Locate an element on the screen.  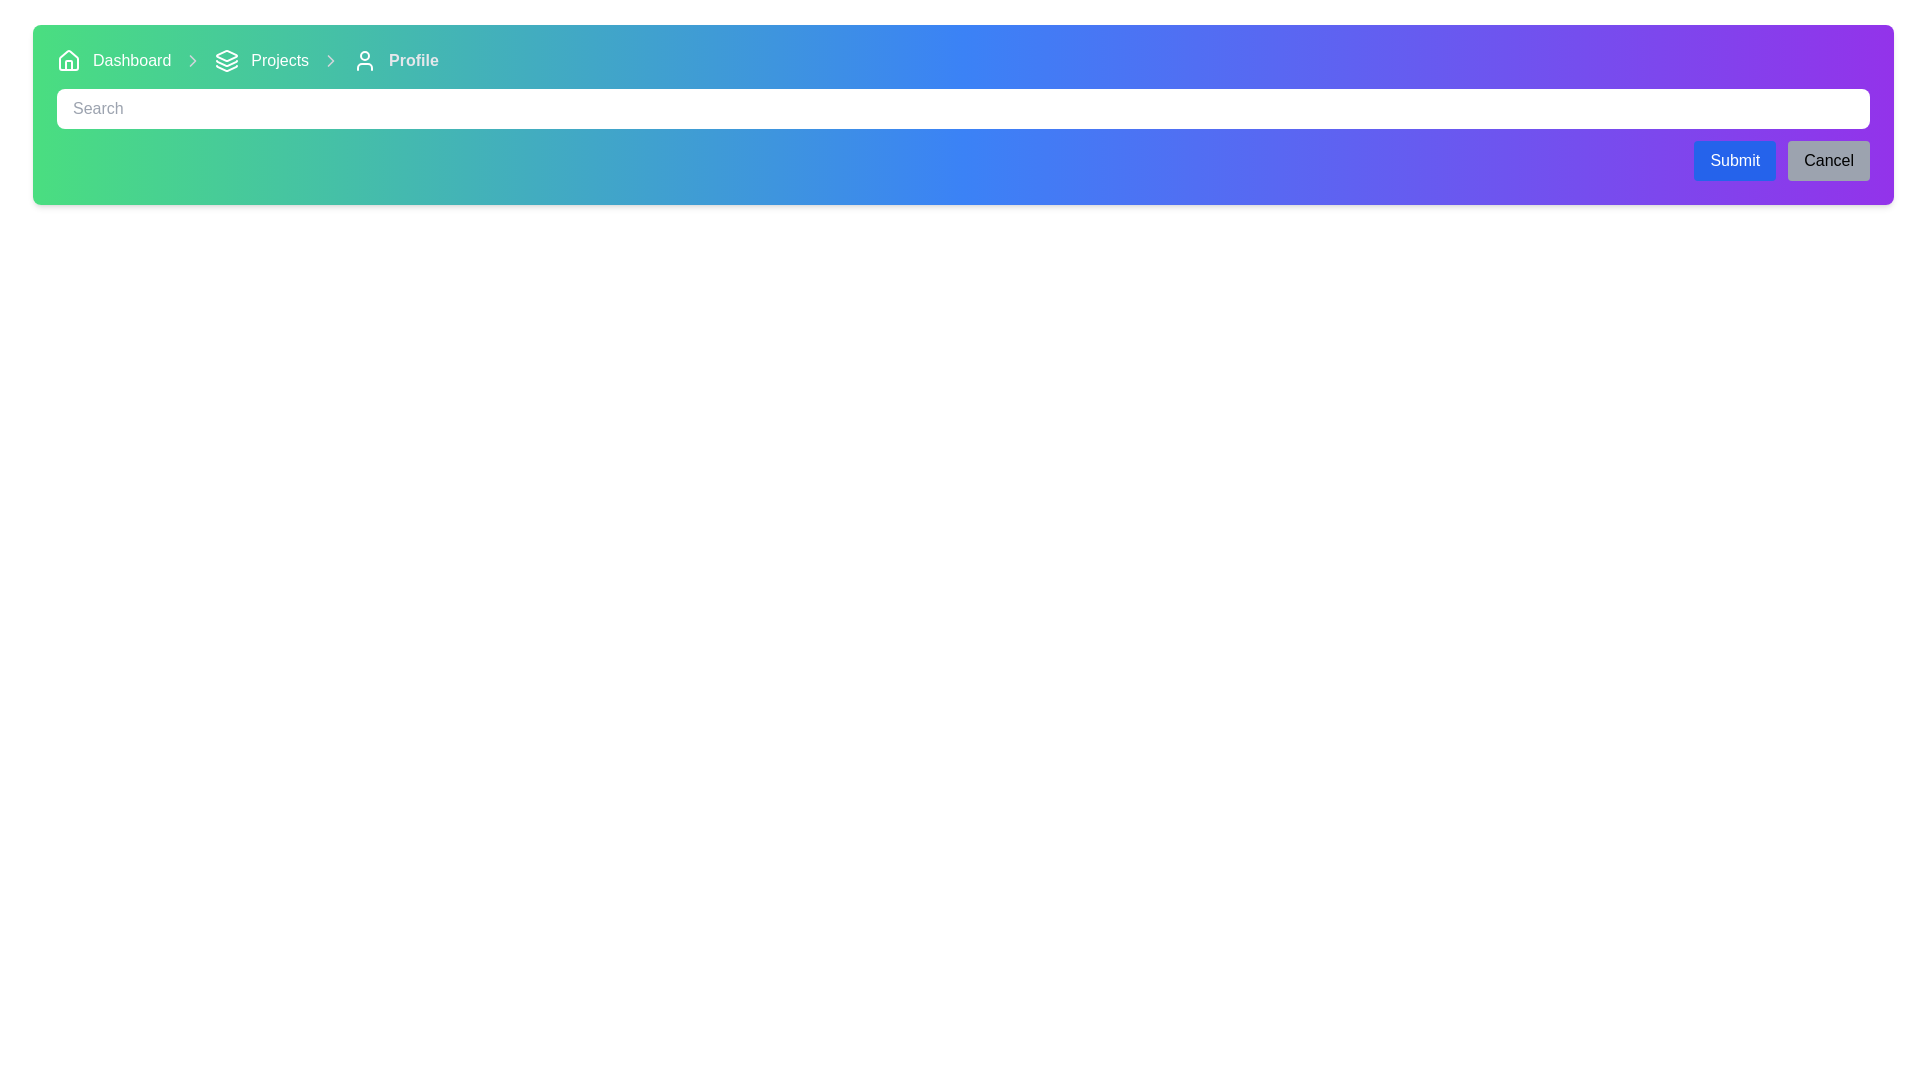
the navigation separator icon located between the 'Dashboard' and 'Projects' links in the navigation bar is located at coordinates (193, 60).